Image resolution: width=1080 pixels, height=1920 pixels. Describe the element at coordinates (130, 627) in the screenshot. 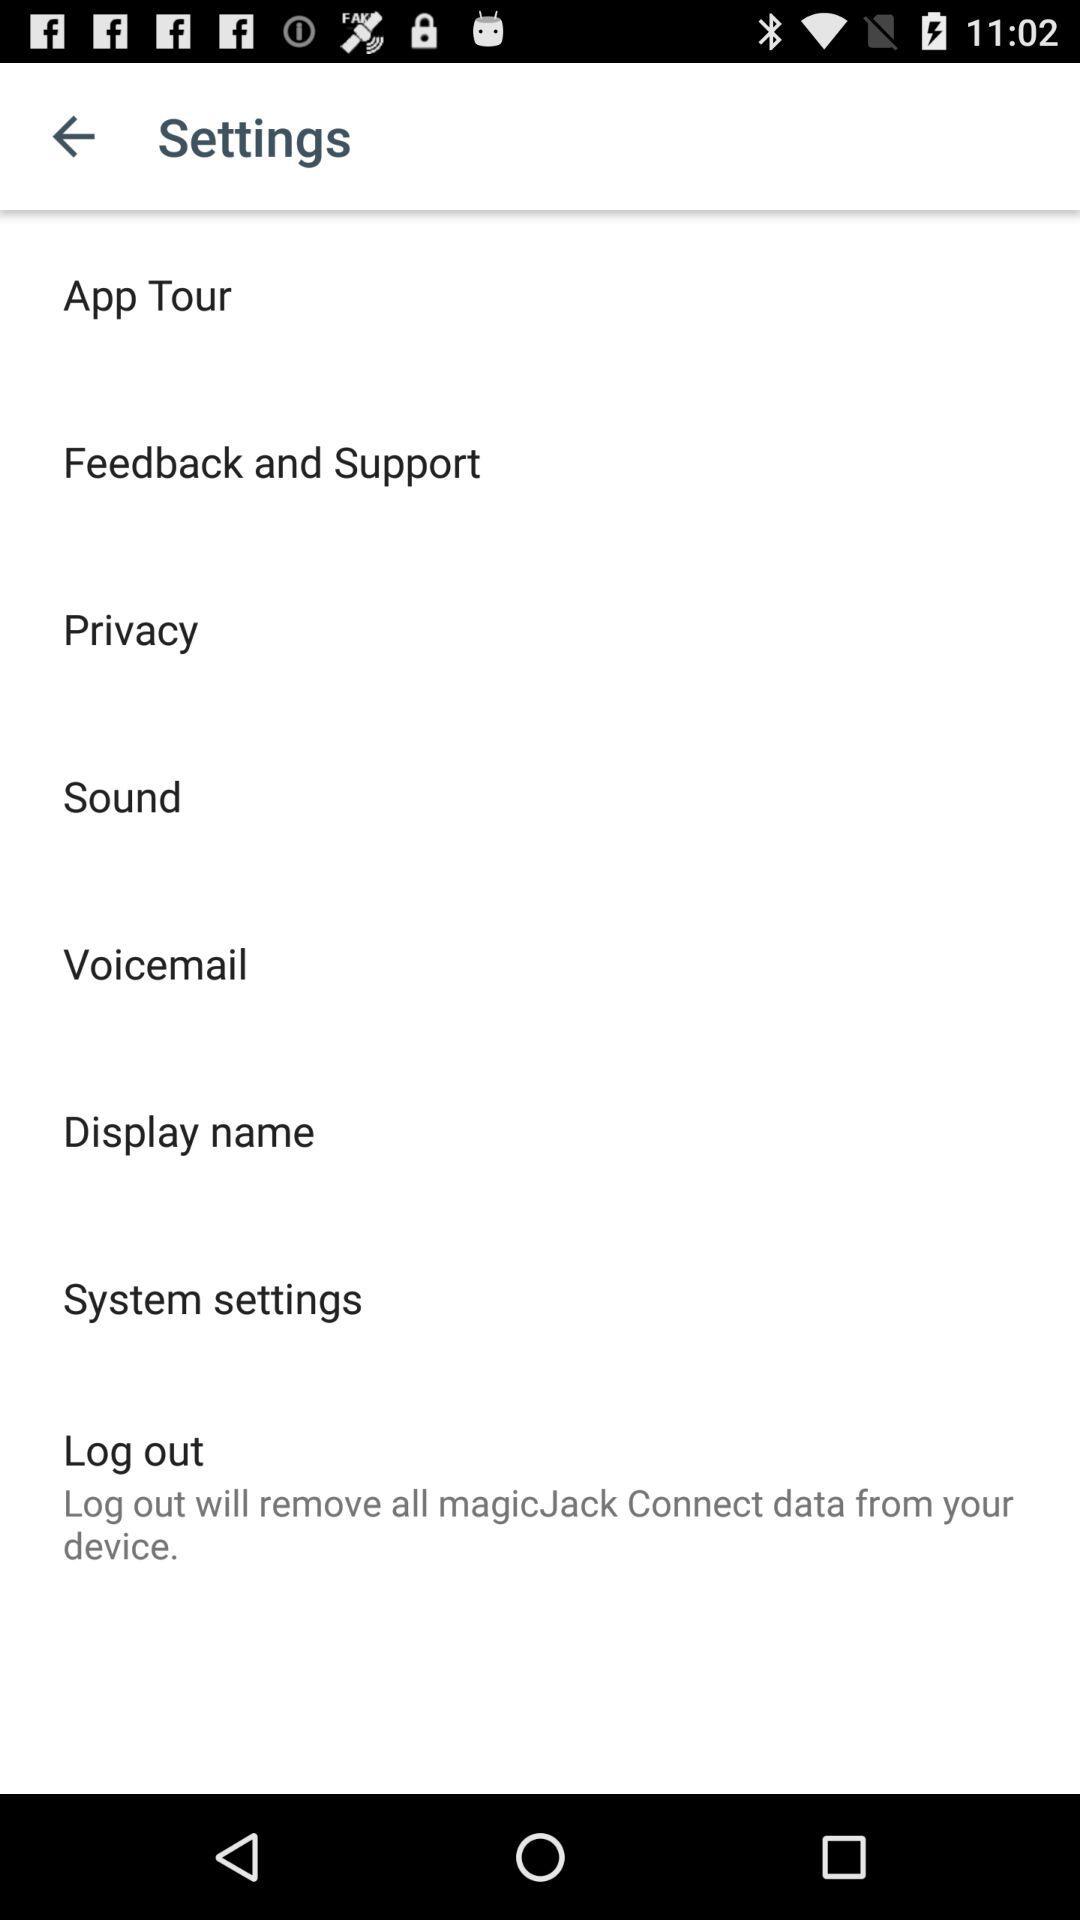

I see `the app above the sound` at that location.